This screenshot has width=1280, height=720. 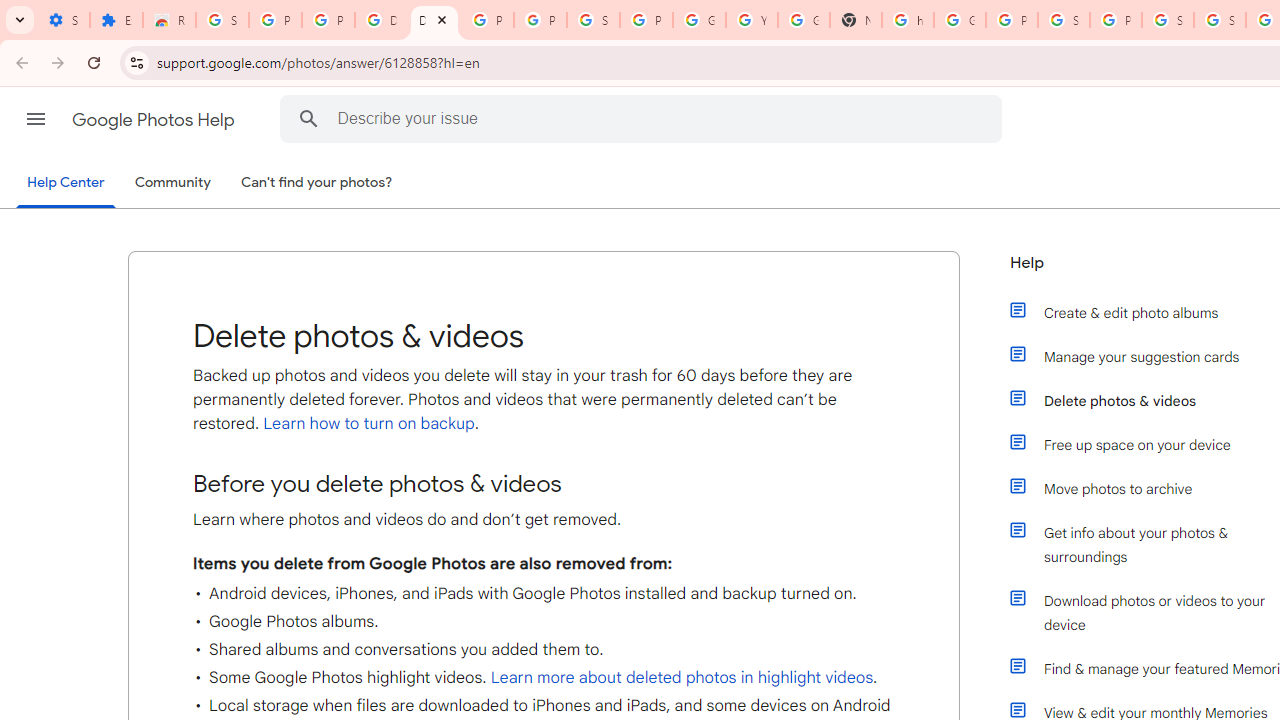 What do you see at coordinates (433, 20) in the screenshot?
I see `'Delete photos & videos - Computer - Google Photos Help'` at bounding box center [433, 20].